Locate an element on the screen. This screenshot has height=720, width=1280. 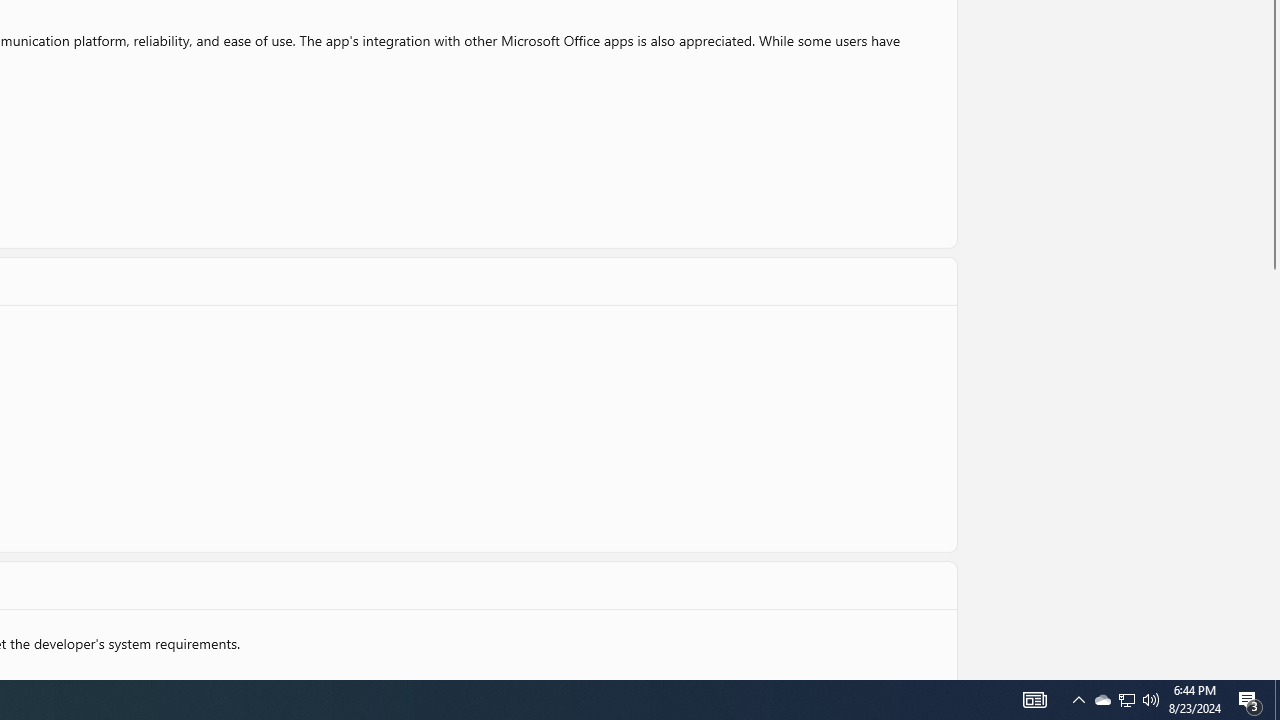
'Vertical Small Increase' is located at coordinates (1271, 672).